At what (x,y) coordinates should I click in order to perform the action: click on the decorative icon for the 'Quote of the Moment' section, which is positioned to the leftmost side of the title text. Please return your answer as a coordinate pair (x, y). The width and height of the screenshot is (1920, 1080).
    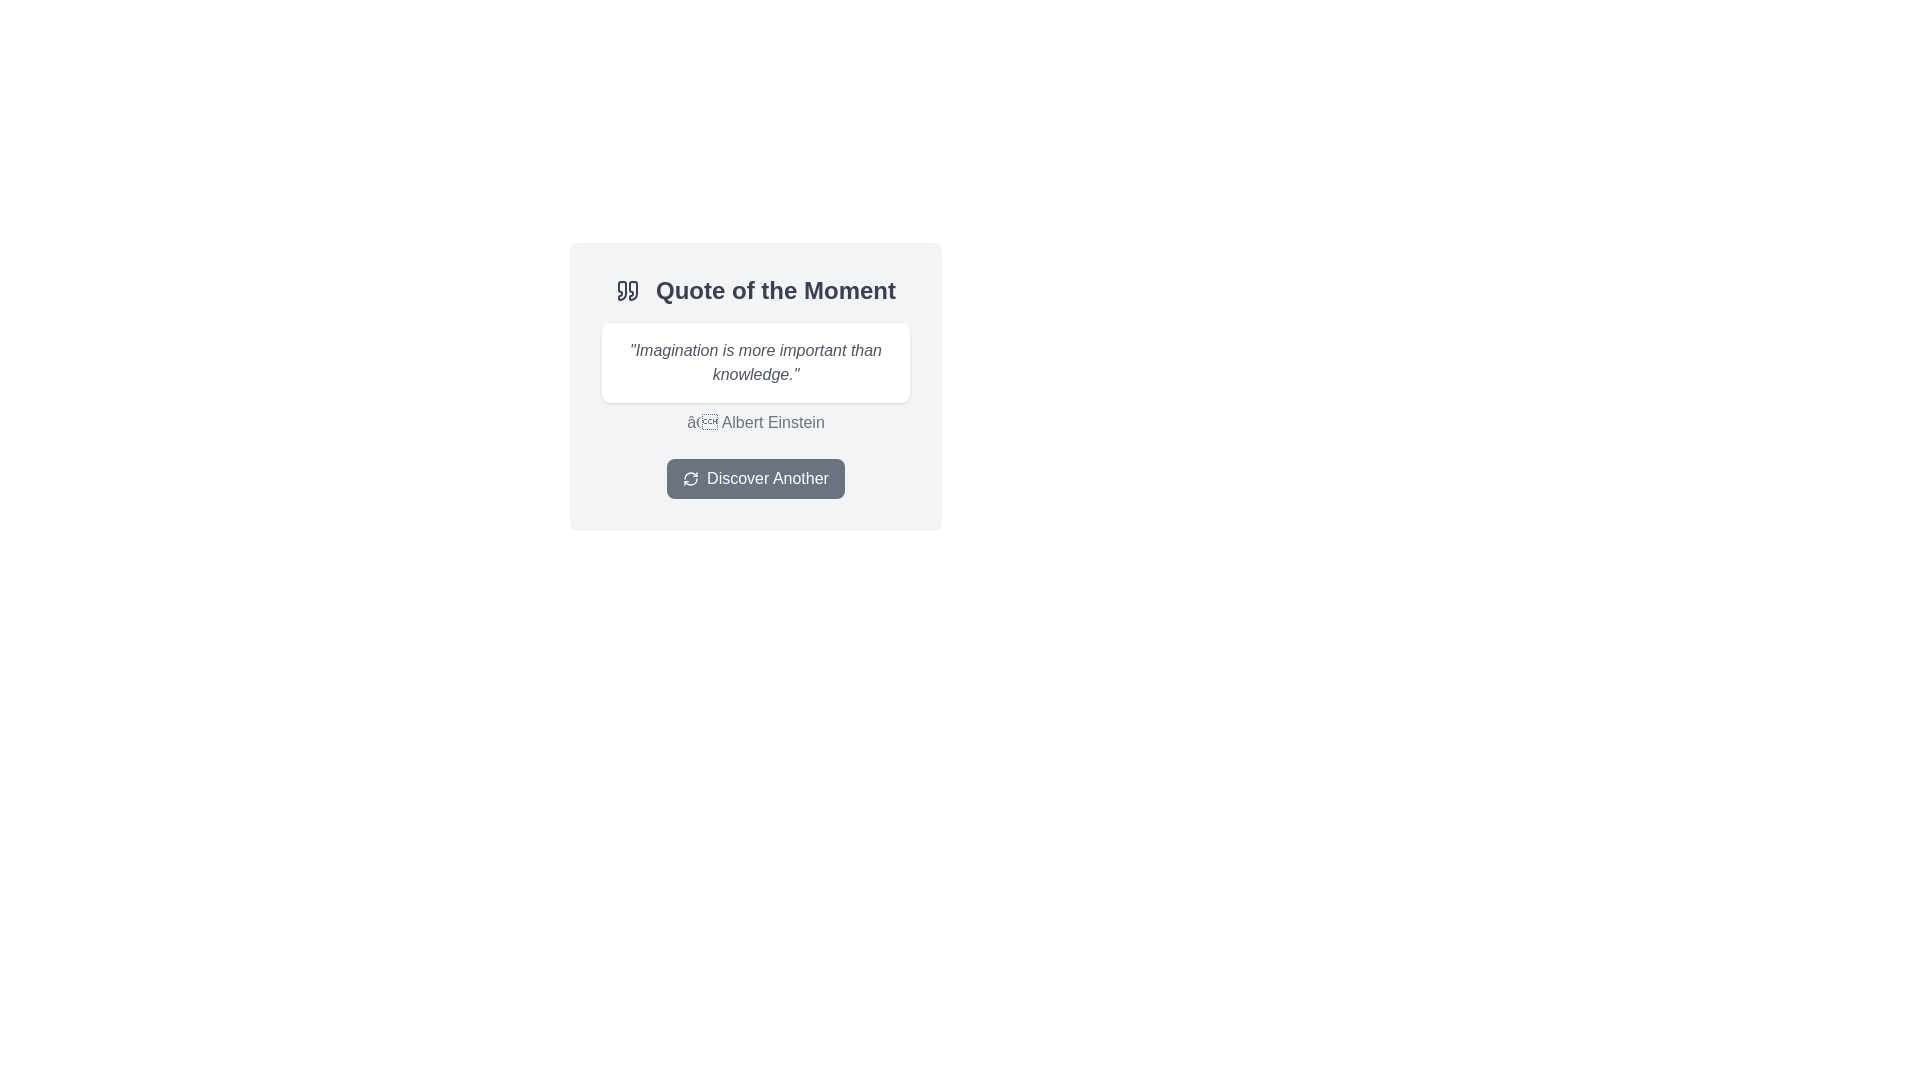
    Looking at the image, I should click on (627, 290).